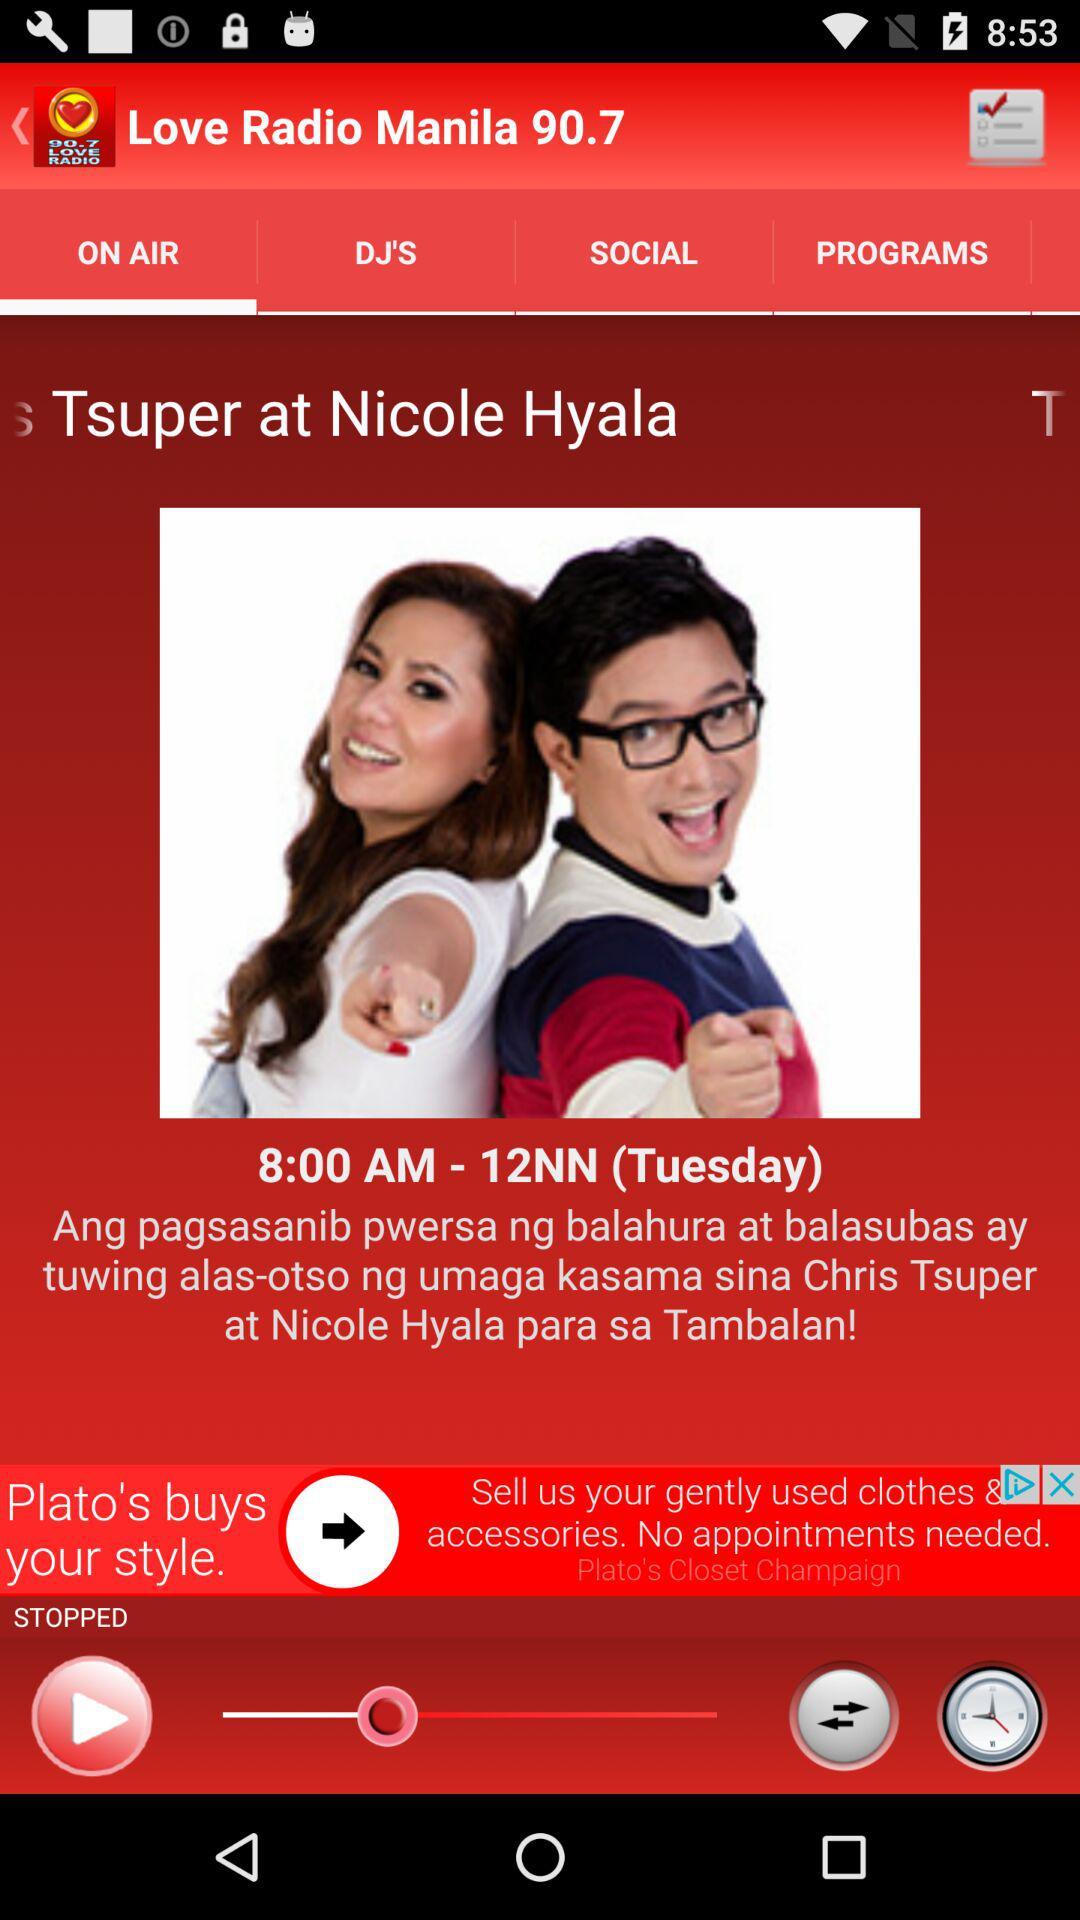 The height and width of the screenshot is (1920, 1080). What do you see at coordinates (540, 1529) in the screenshot?
I see `icon below the ang pagsasanib pwersa item` at bounding box center [540, 1529].